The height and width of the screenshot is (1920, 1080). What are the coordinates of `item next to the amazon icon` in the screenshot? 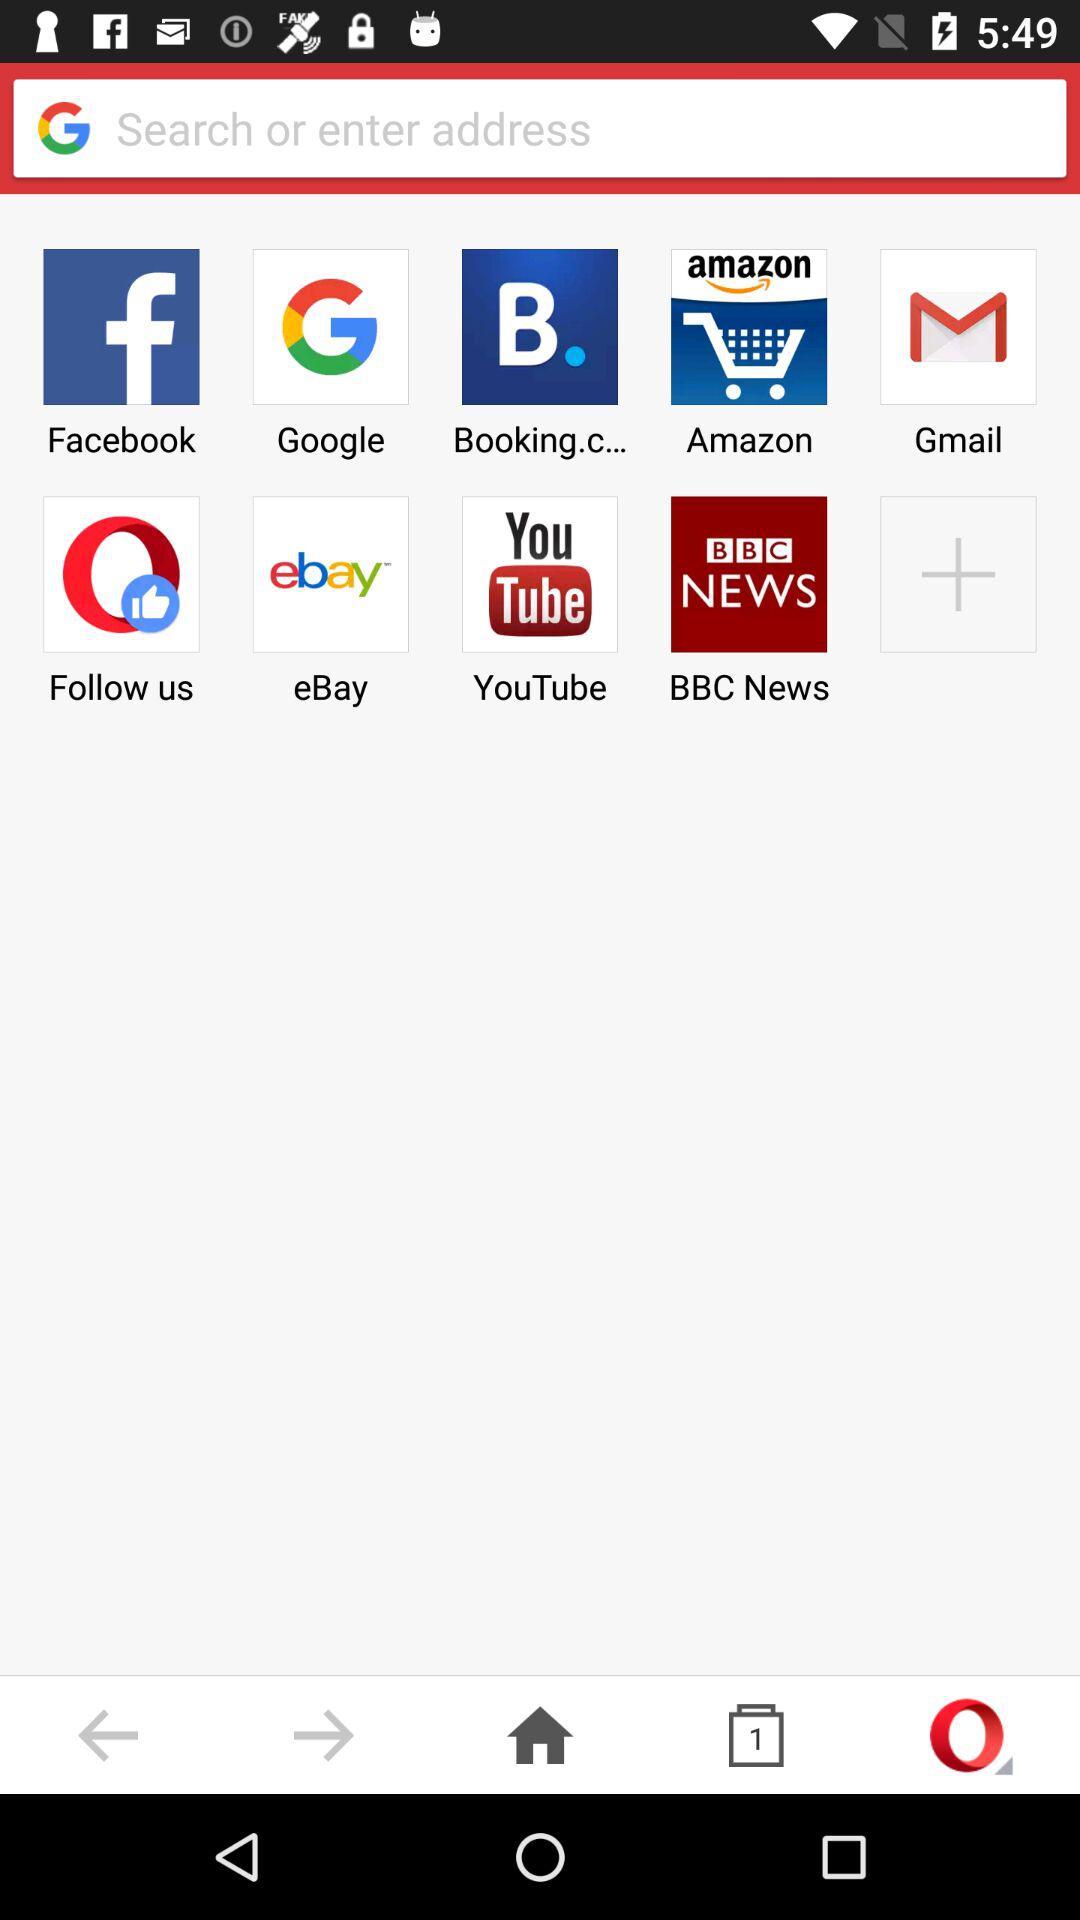 It's located at (957, 593).